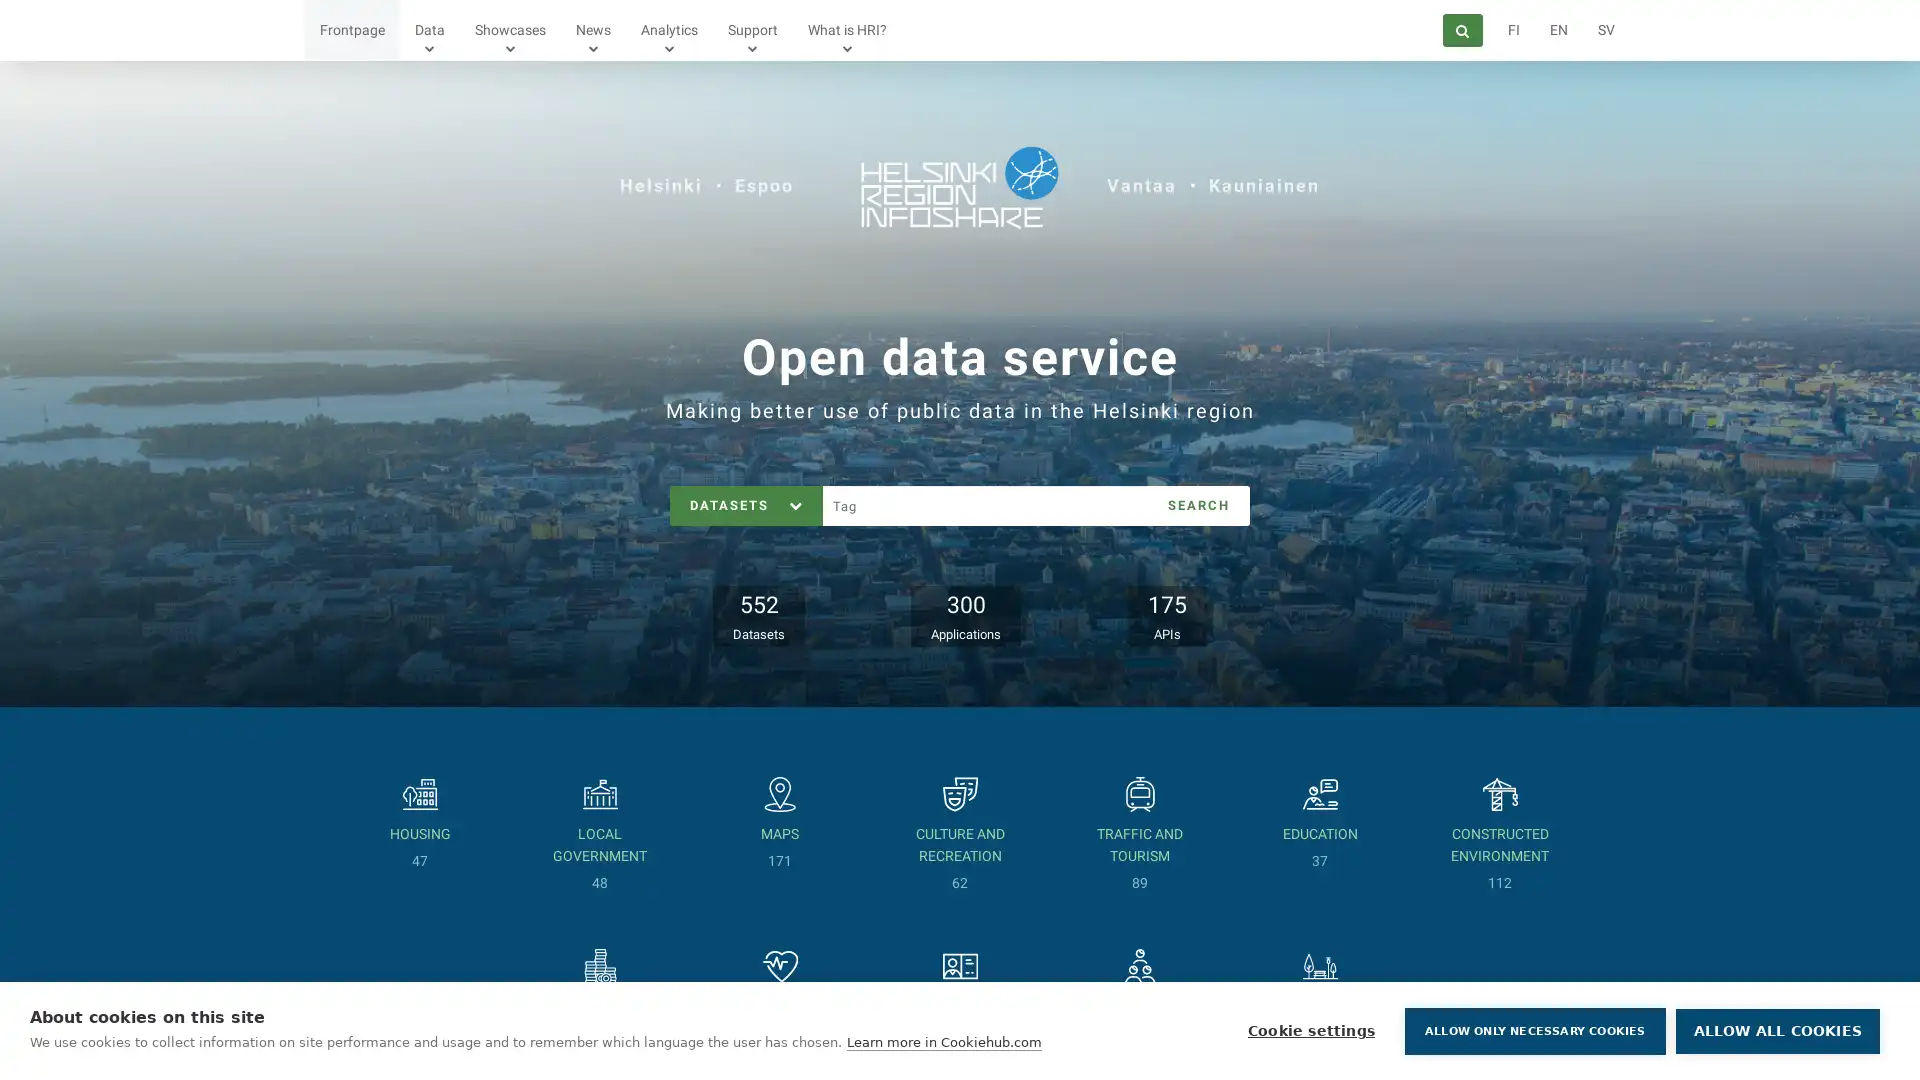 The width and height of the screenshot is (1920, 1080). What do you see at coordinates (429, 39) in the screenshot?
I see `Show submenu for Data` at bounding box center [429, 39].